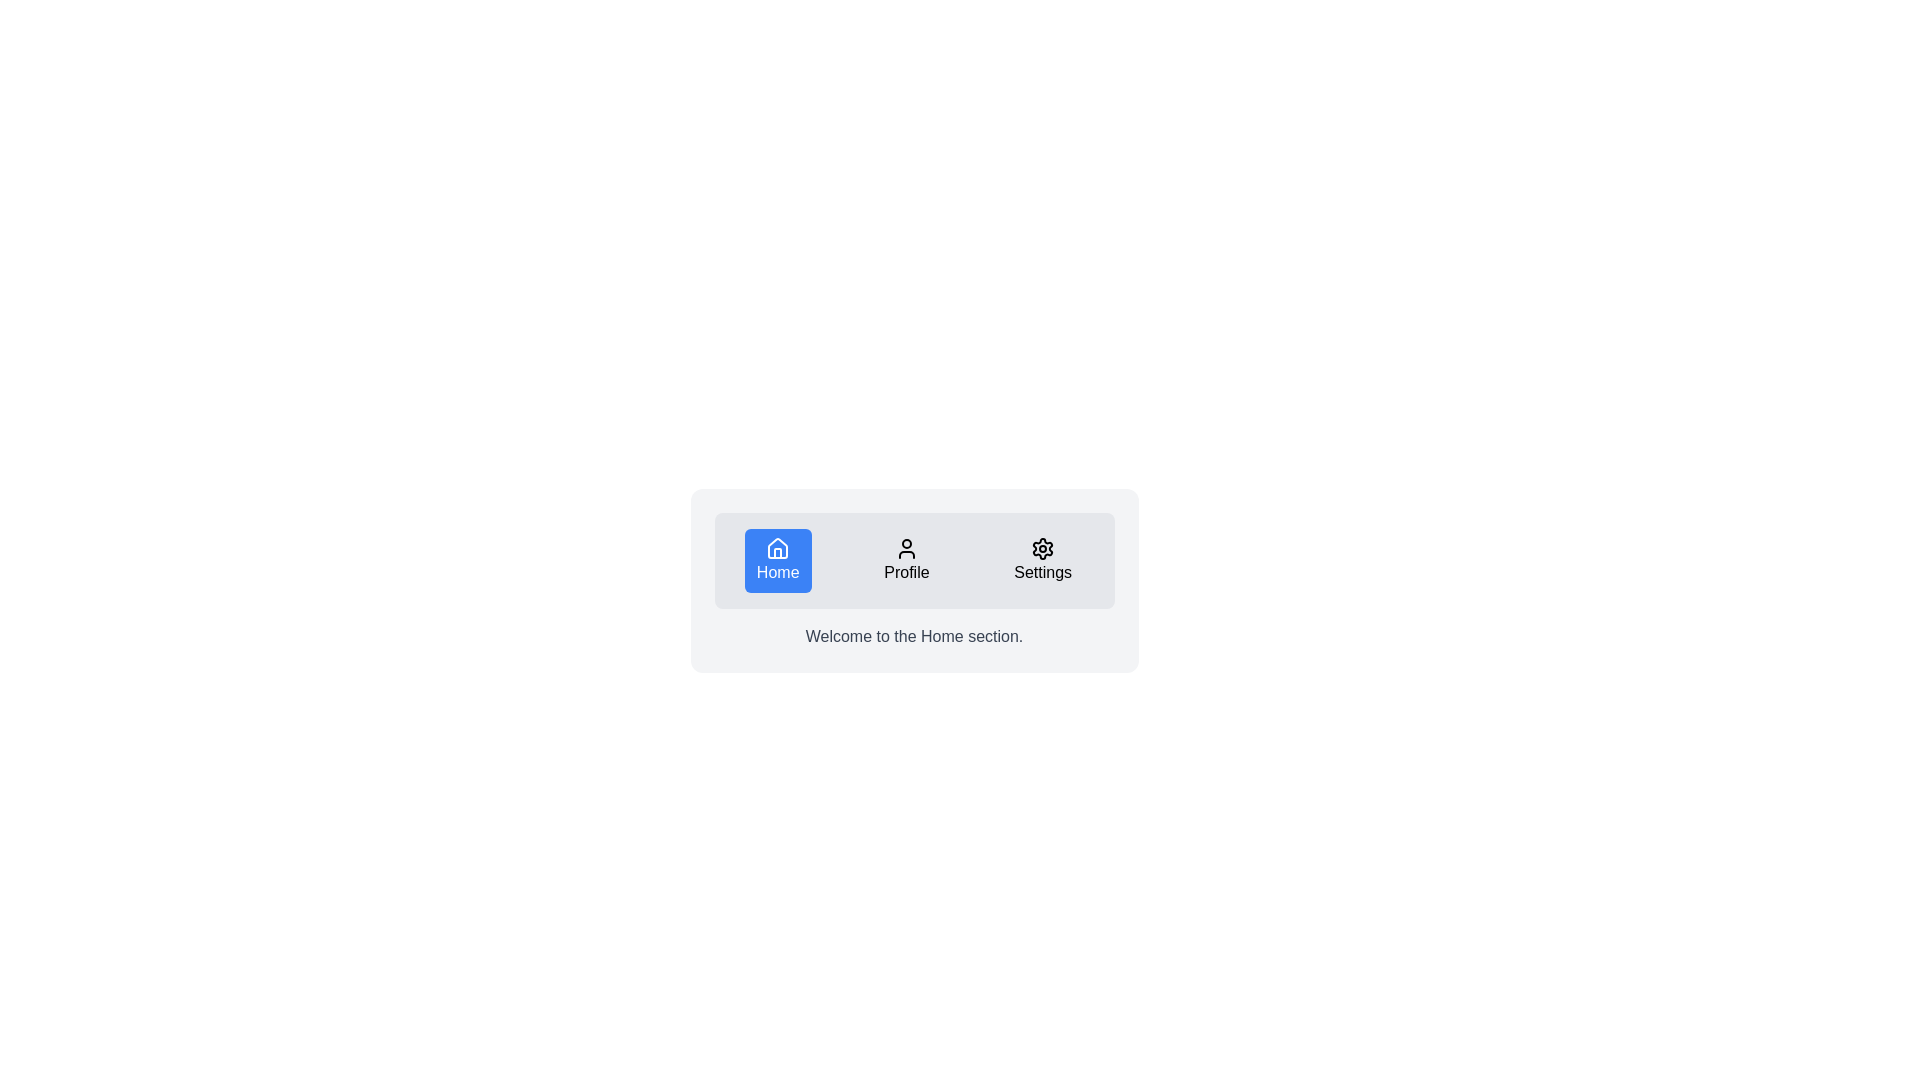  What do you see at coordinates (905, 548) in the screenshot?
I see `the 'Profile' icon located in the central section of the horizontal navigation menu` at bounding box center [905, 548].